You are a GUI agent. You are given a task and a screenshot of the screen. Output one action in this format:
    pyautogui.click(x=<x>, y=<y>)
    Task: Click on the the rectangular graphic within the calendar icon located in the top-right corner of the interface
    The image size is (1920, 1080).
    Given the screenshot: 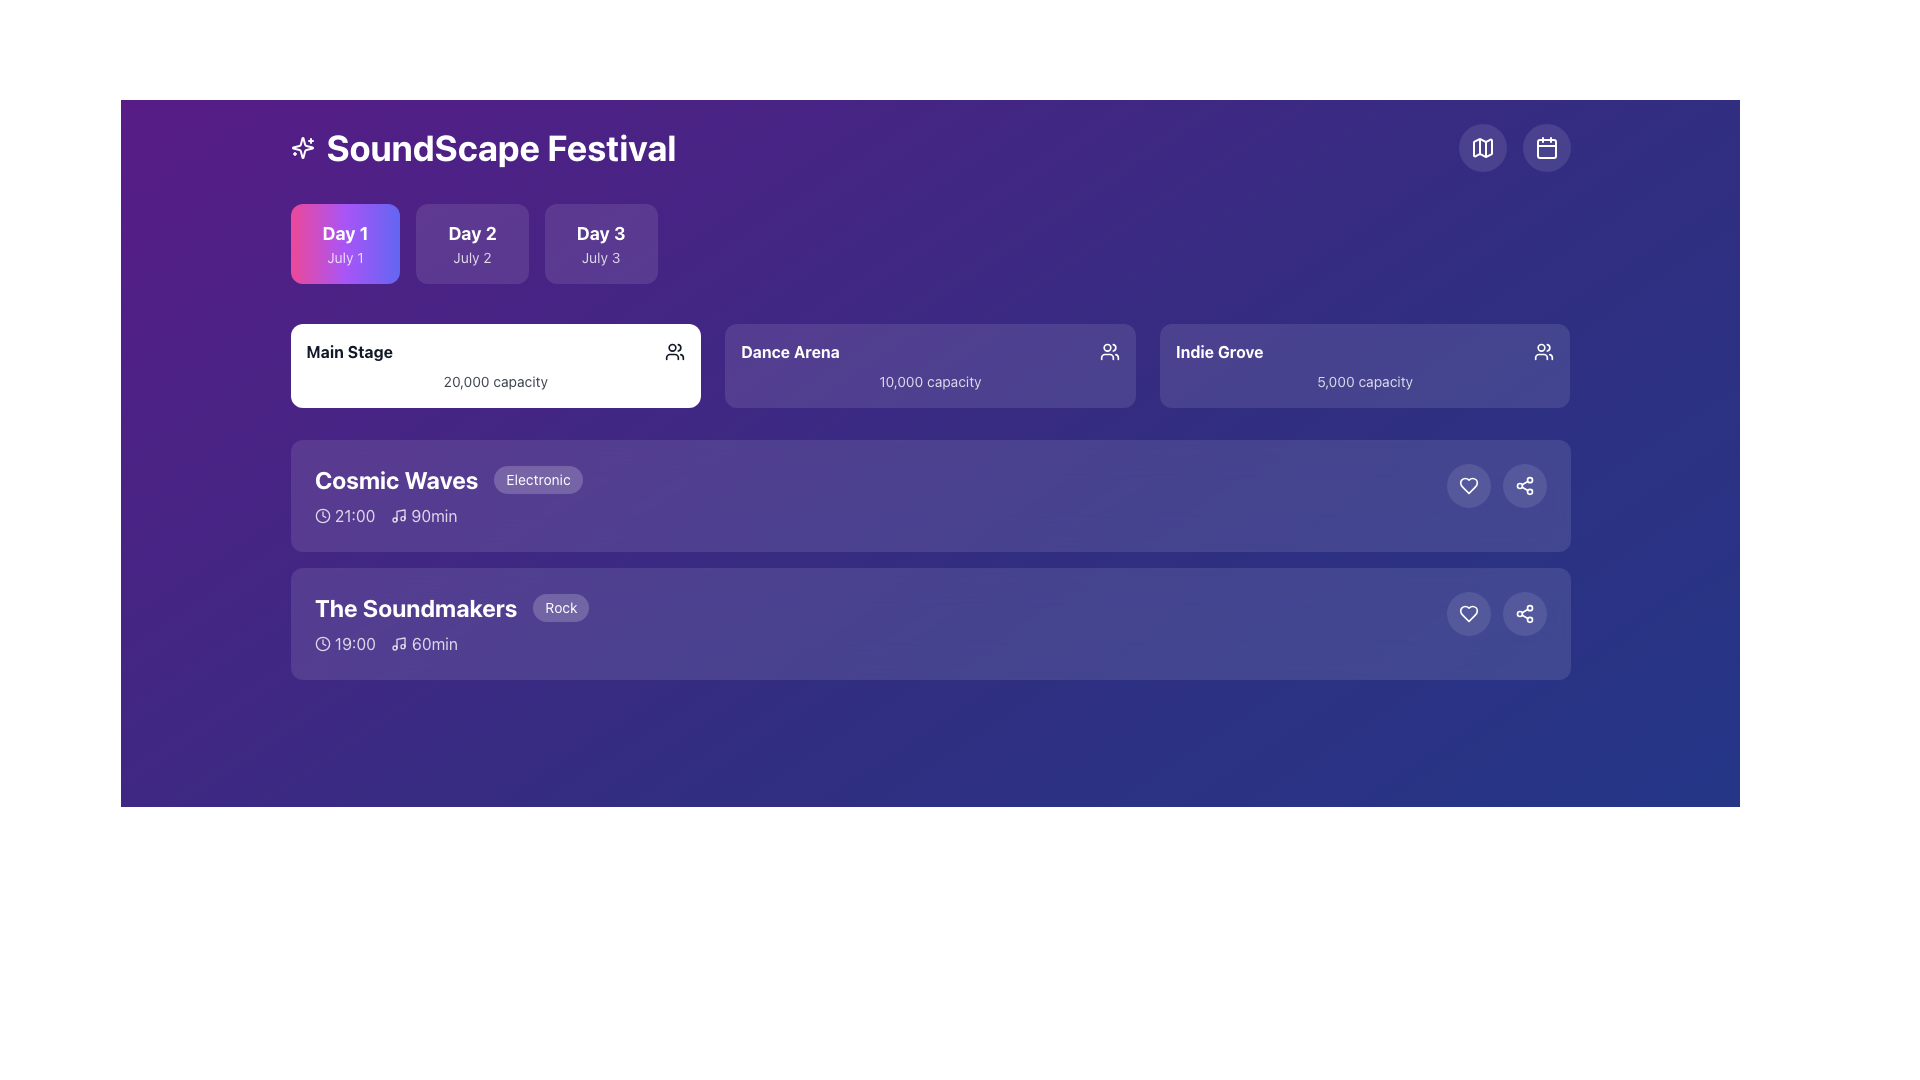 What is the action you would take?
    pyautogui.click(x=1545, y=148)
    